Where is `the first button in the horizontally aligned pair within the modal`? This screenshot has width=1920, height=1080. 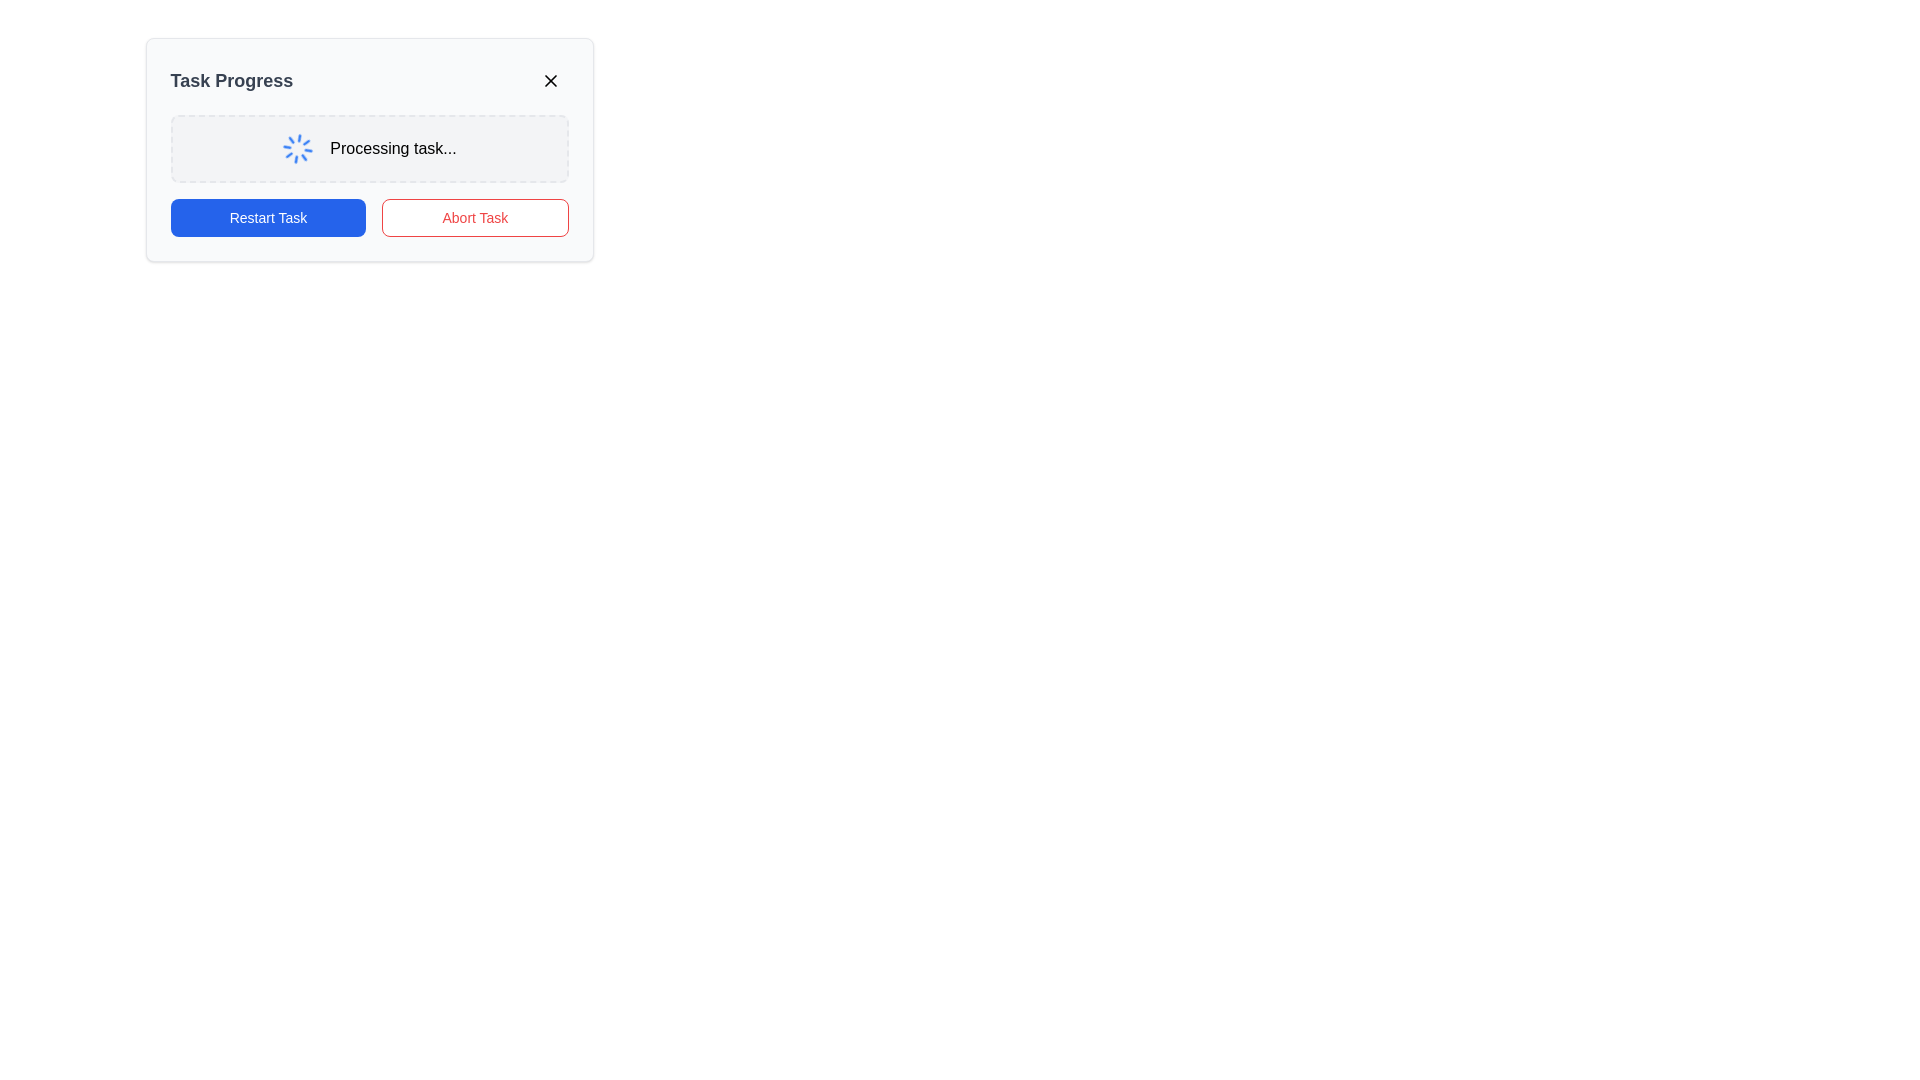
the first button in the horizontally aligned pair within the modal is located at coordinates (267, 218).